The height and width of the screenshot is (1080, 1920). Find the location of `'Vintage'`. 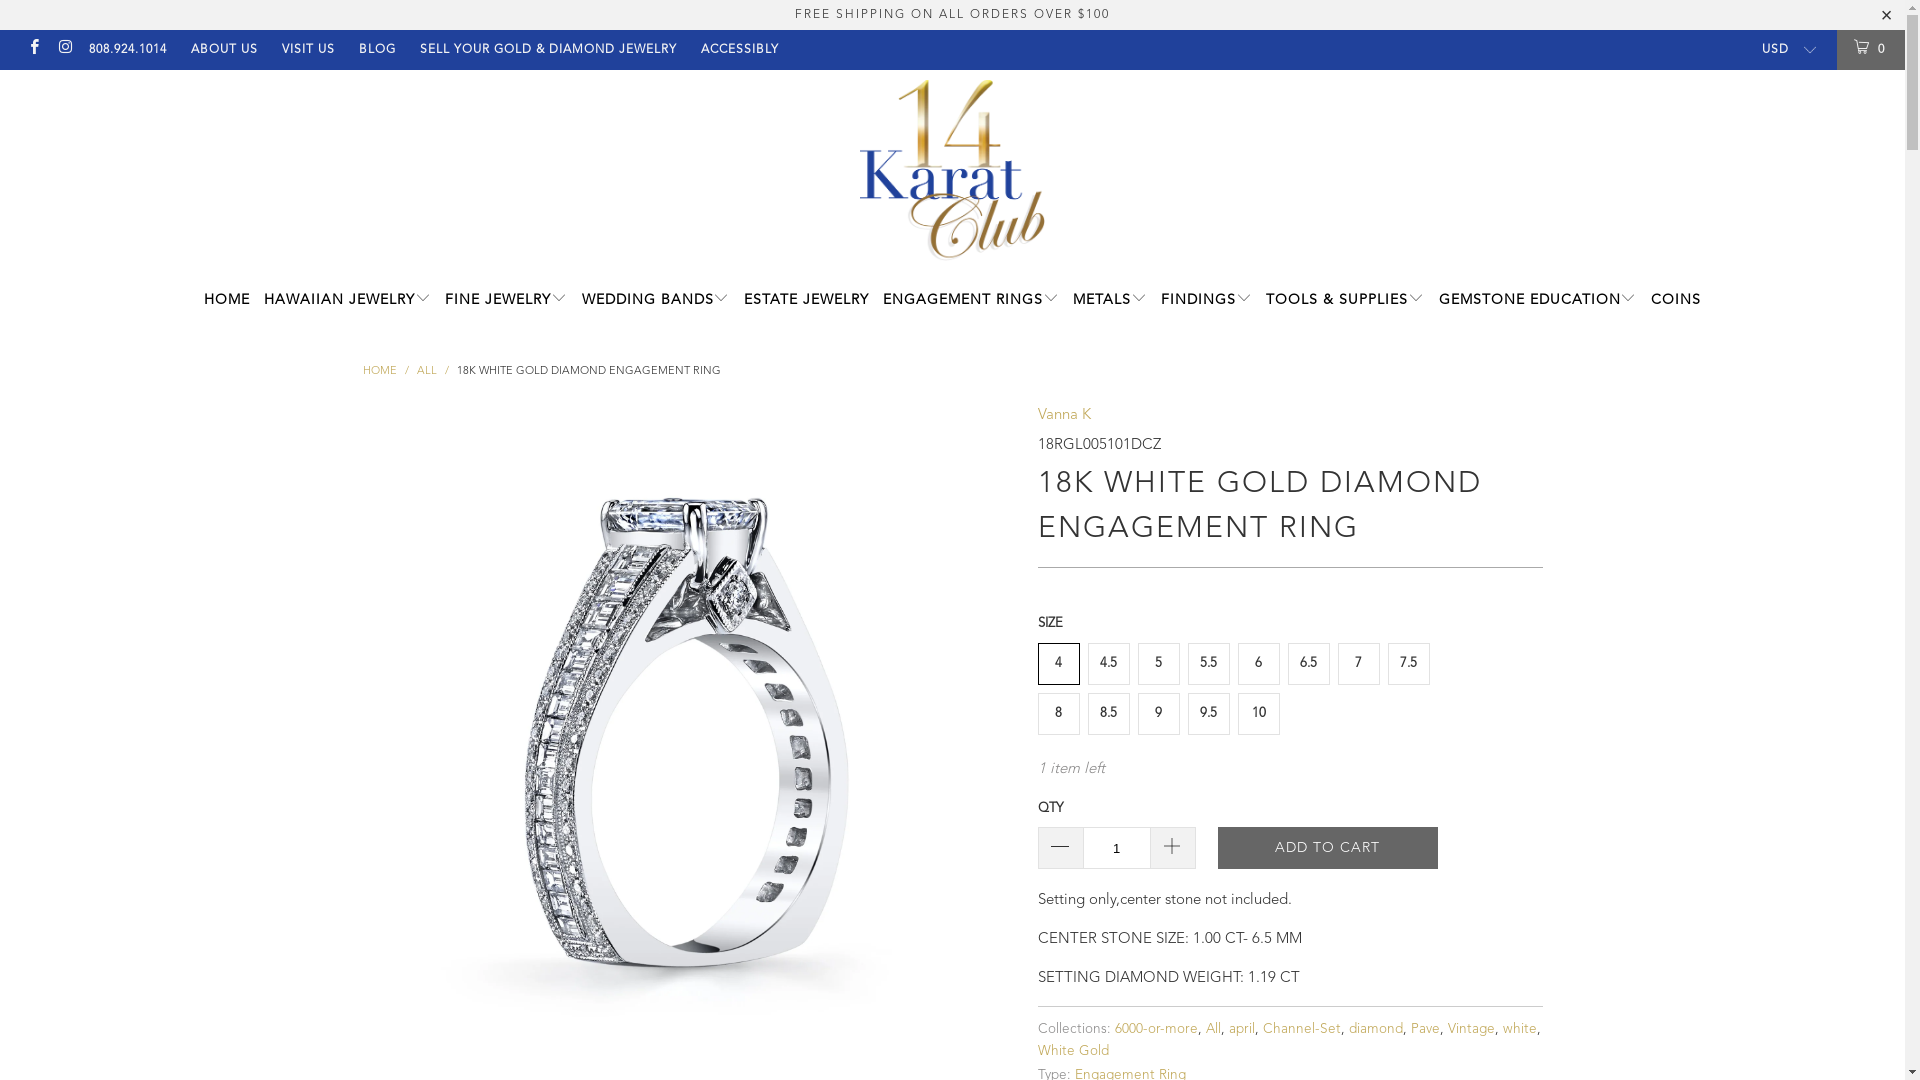

'Vintage' is located at coordinates (1471, 1029).